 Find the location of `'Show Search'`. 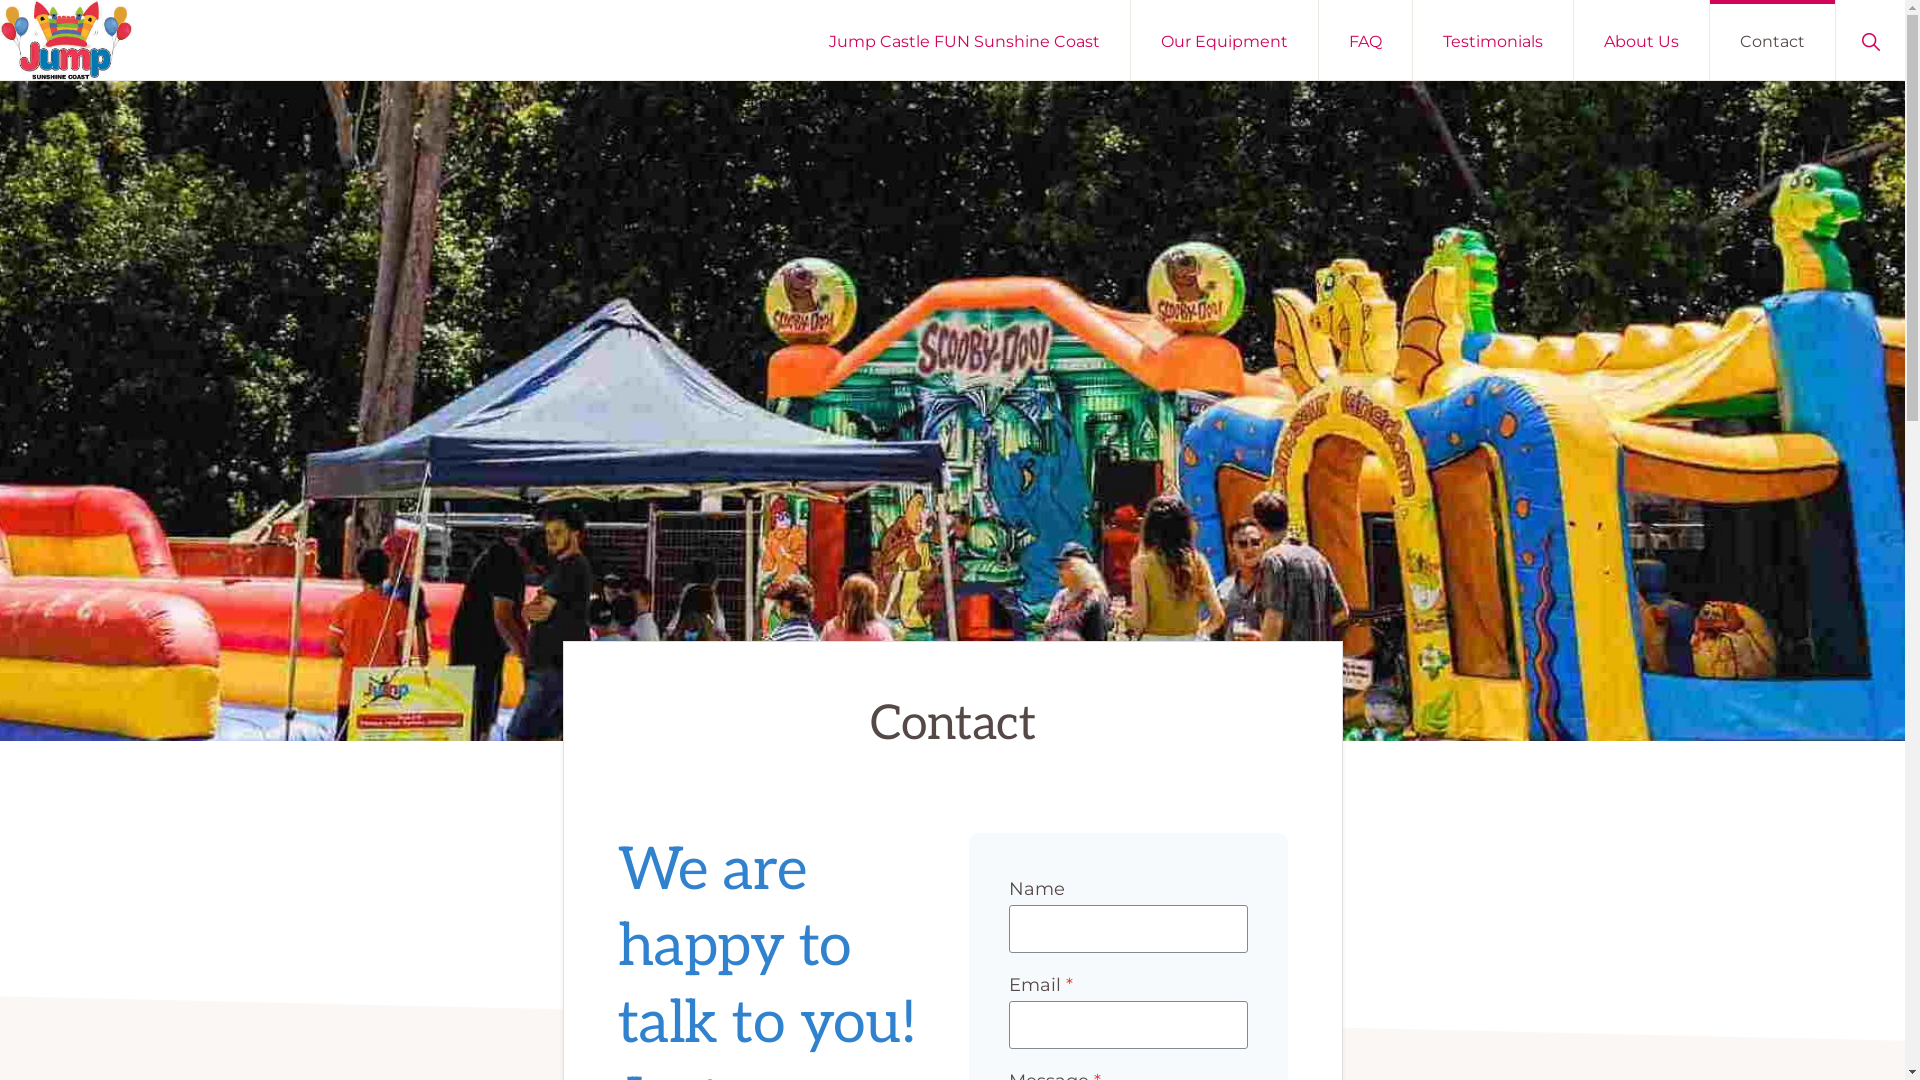

'Show Search' is located at coordinates (1869, 39).